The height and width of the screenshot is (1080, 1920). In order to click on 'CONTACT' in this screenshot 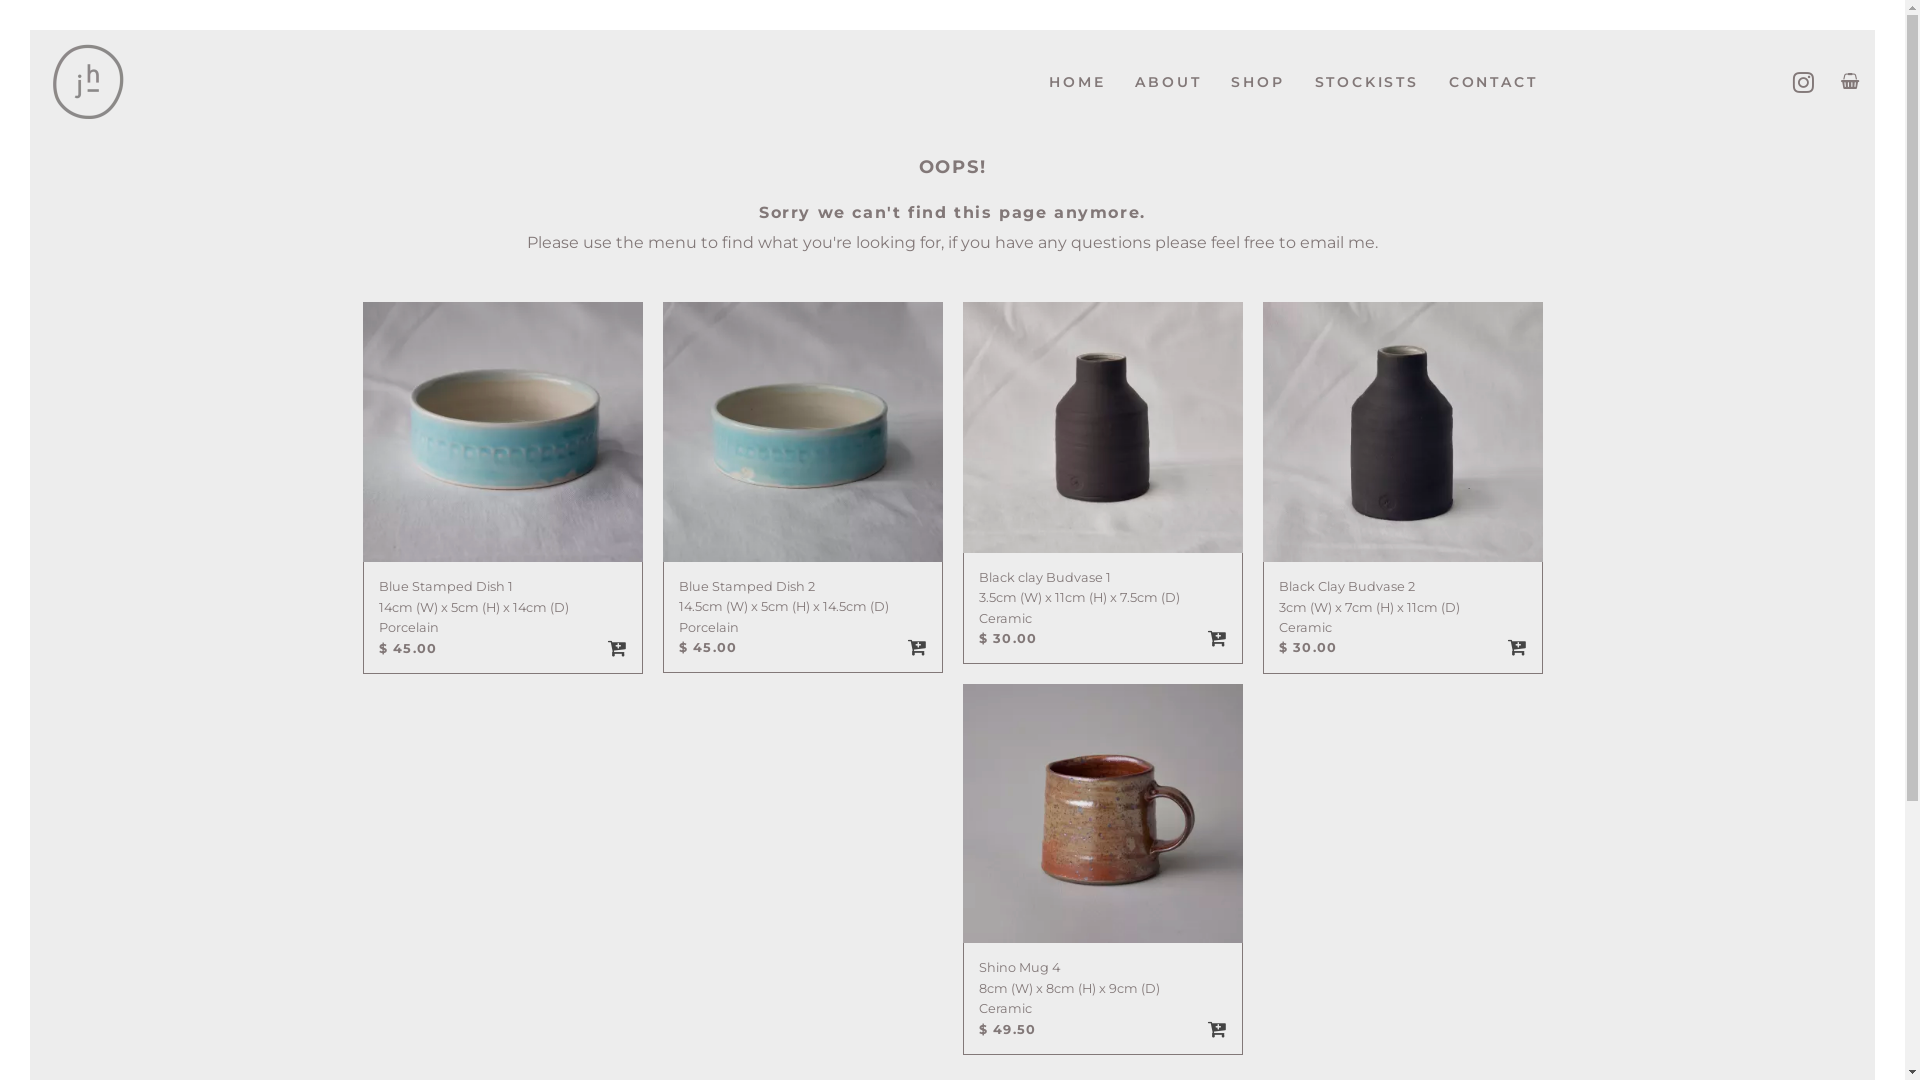, I will do `click(1493, 81)`.